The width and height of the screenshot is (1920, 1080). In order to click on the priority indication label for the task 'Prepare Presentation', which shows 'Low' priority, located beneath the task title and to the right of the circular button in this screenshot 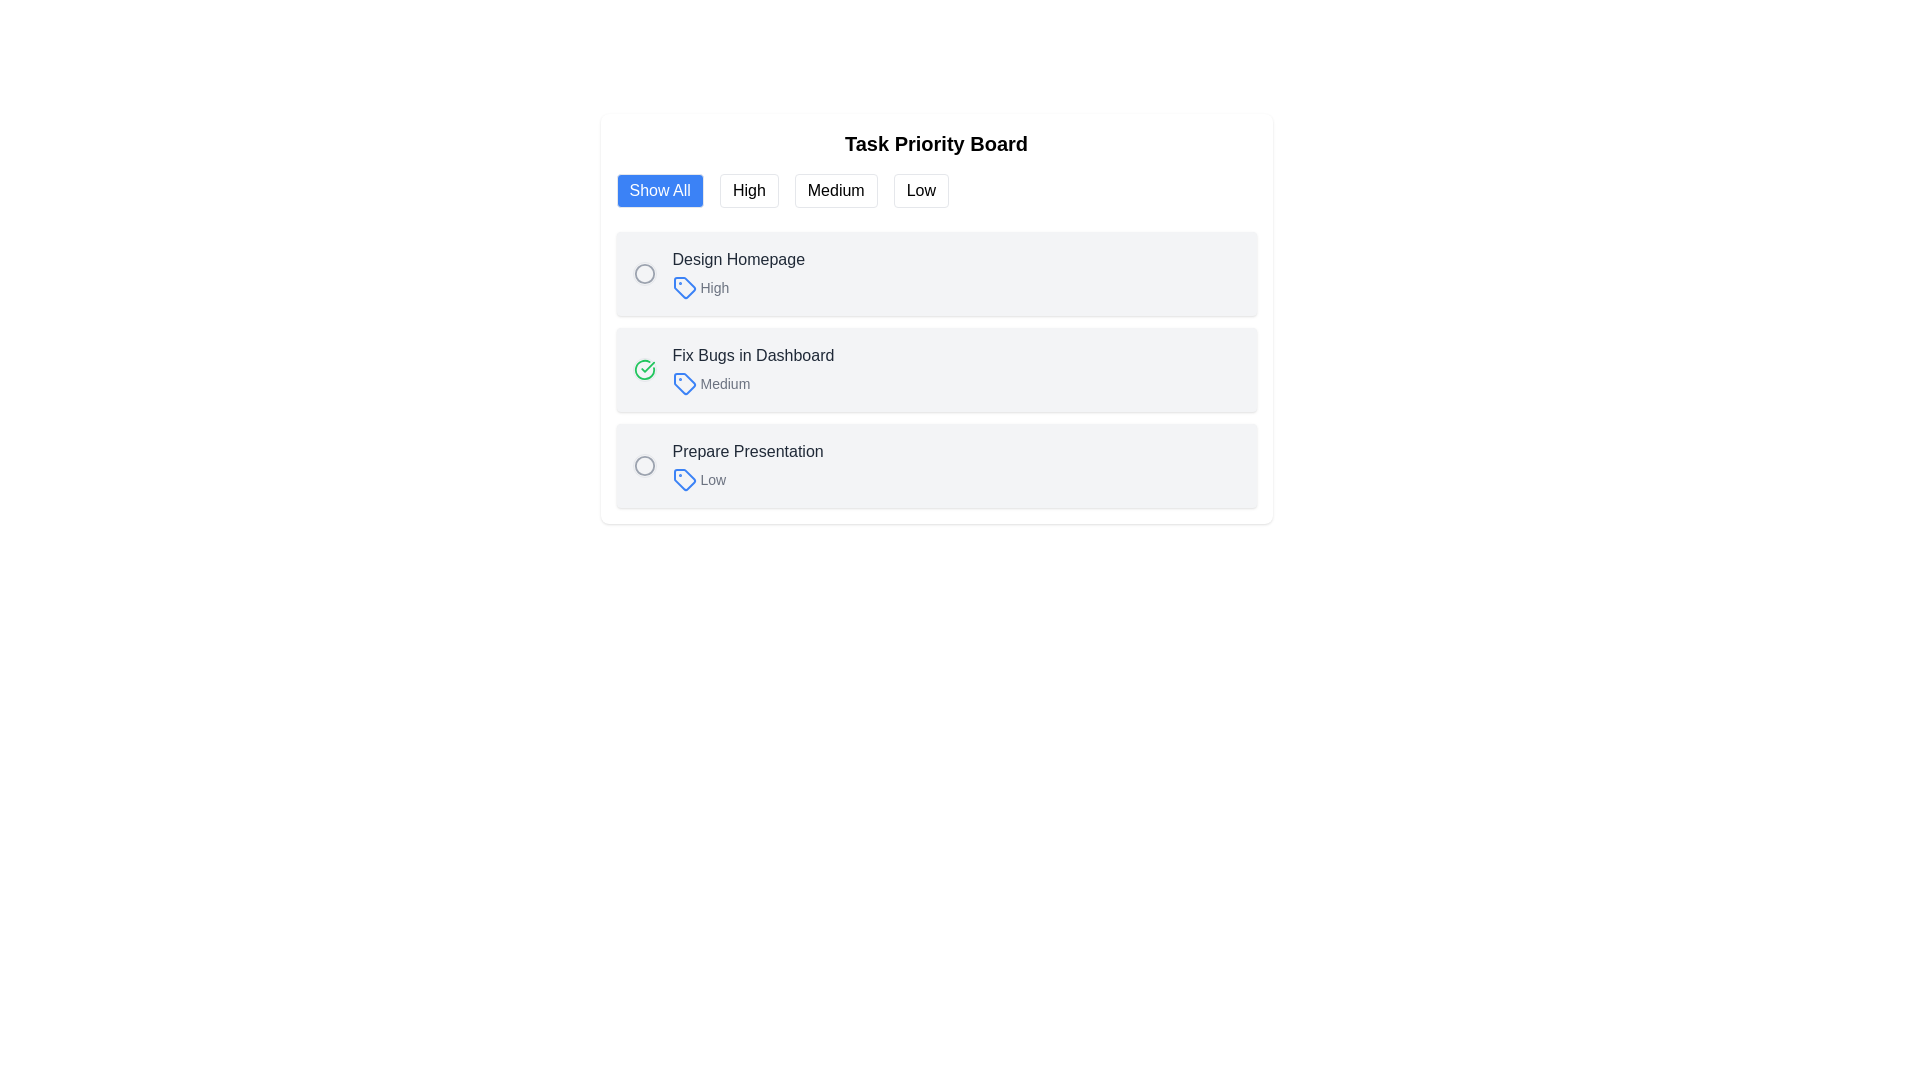, I will do `click(747, 479)`.